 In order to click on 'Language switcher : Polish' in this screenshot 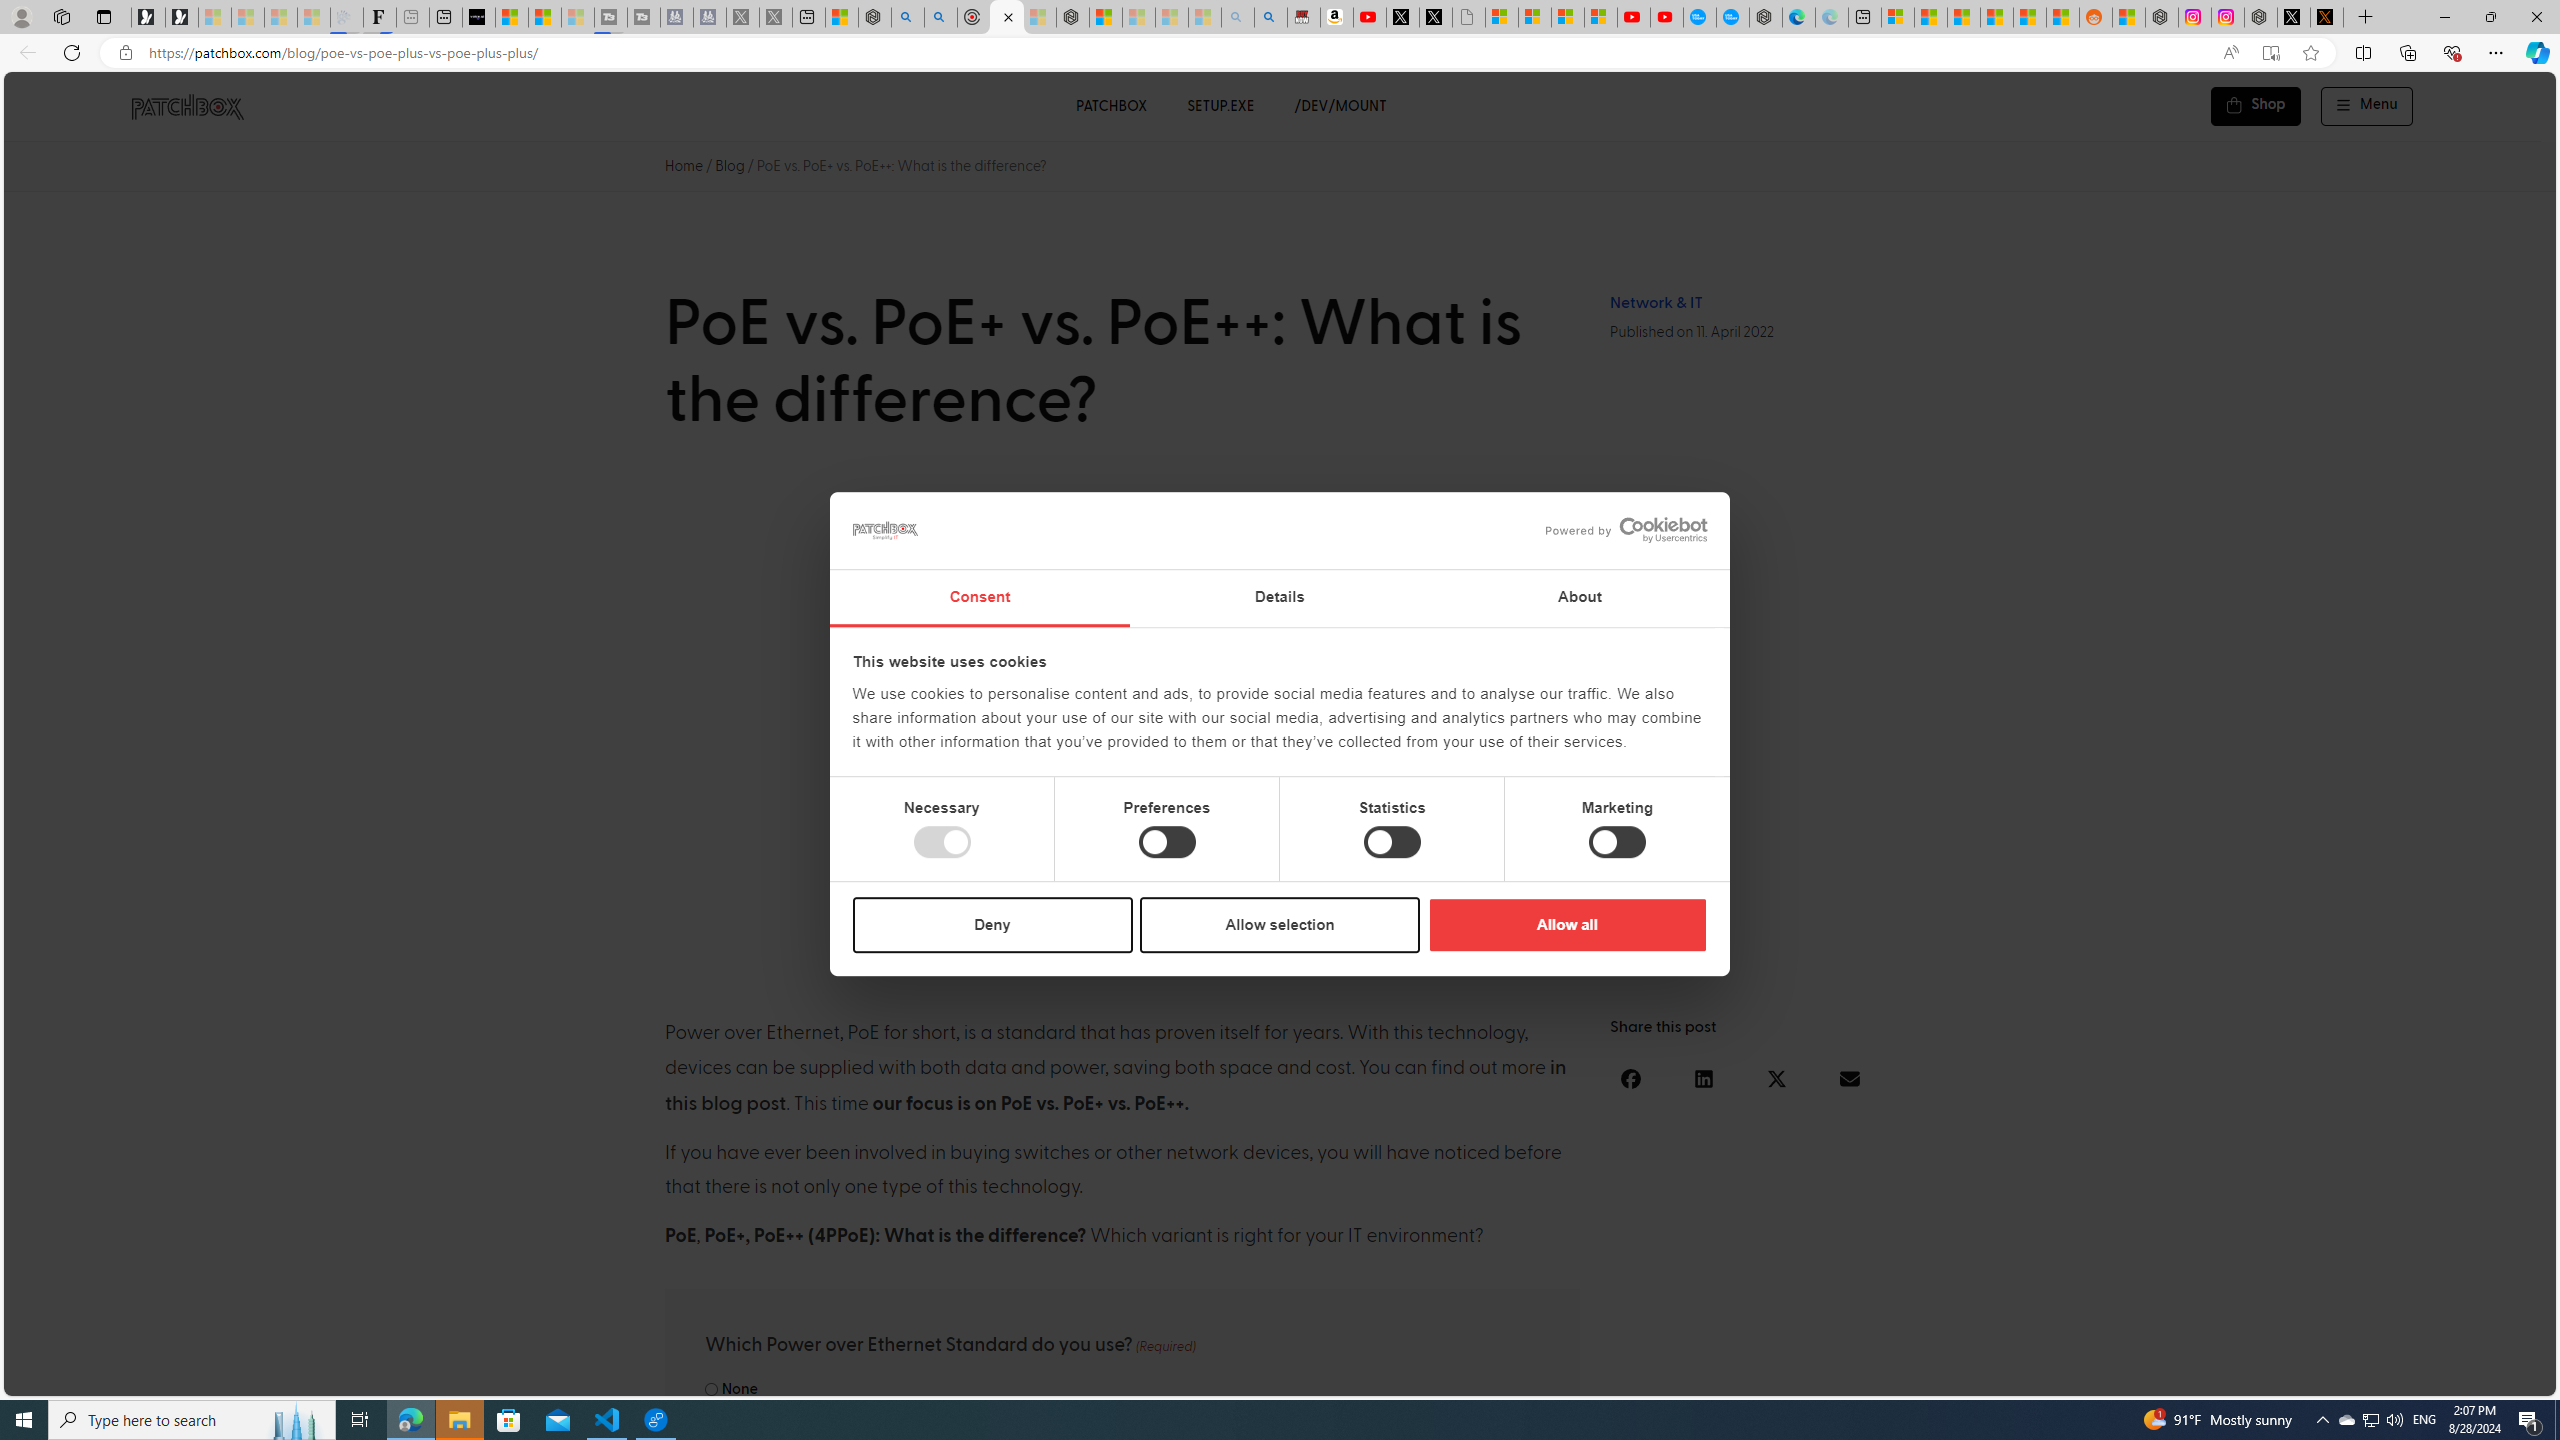, I will do `click(2286, 1376)`.